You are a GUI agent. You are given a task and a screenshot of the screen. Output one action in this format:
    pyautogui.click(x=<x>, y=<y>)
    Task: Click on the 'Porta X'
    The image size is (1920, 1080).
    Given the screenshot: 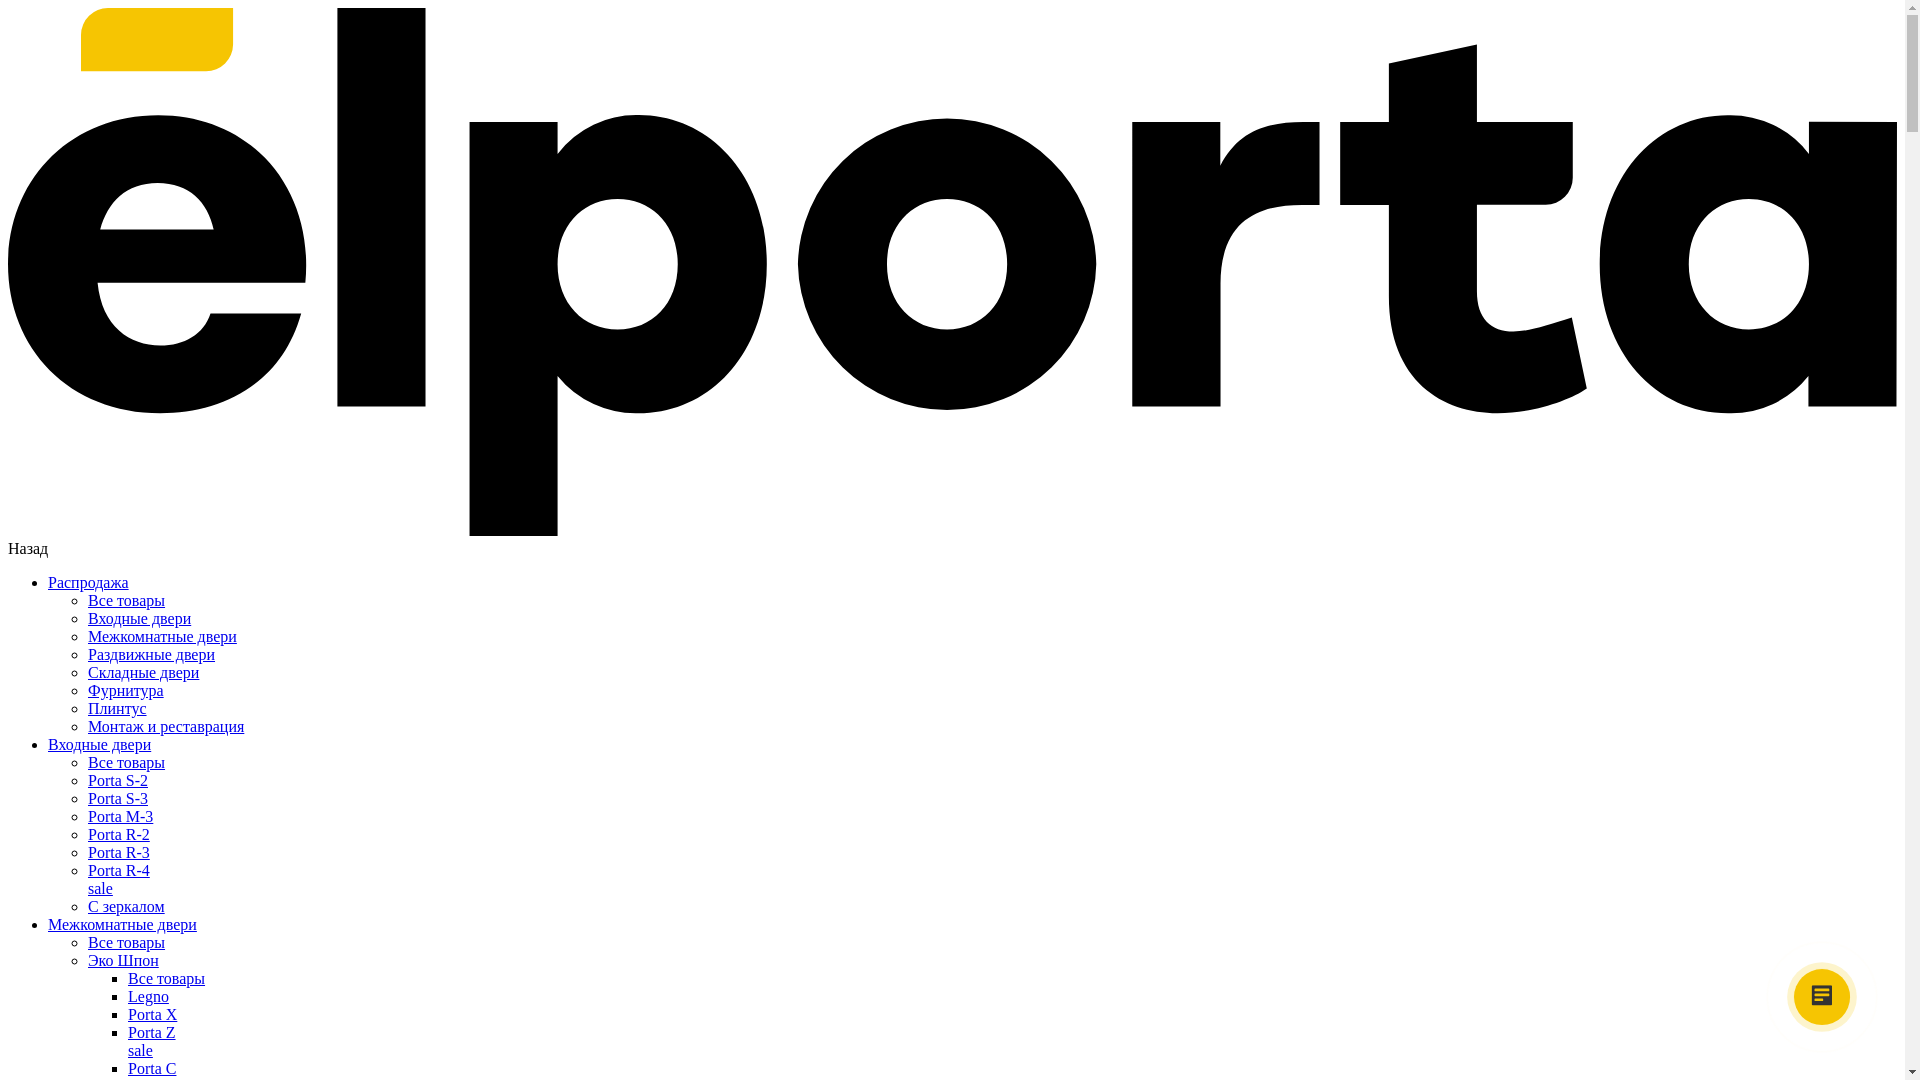 What is the action you would take?
    pyautogui.click(x=151, y=1014)
    